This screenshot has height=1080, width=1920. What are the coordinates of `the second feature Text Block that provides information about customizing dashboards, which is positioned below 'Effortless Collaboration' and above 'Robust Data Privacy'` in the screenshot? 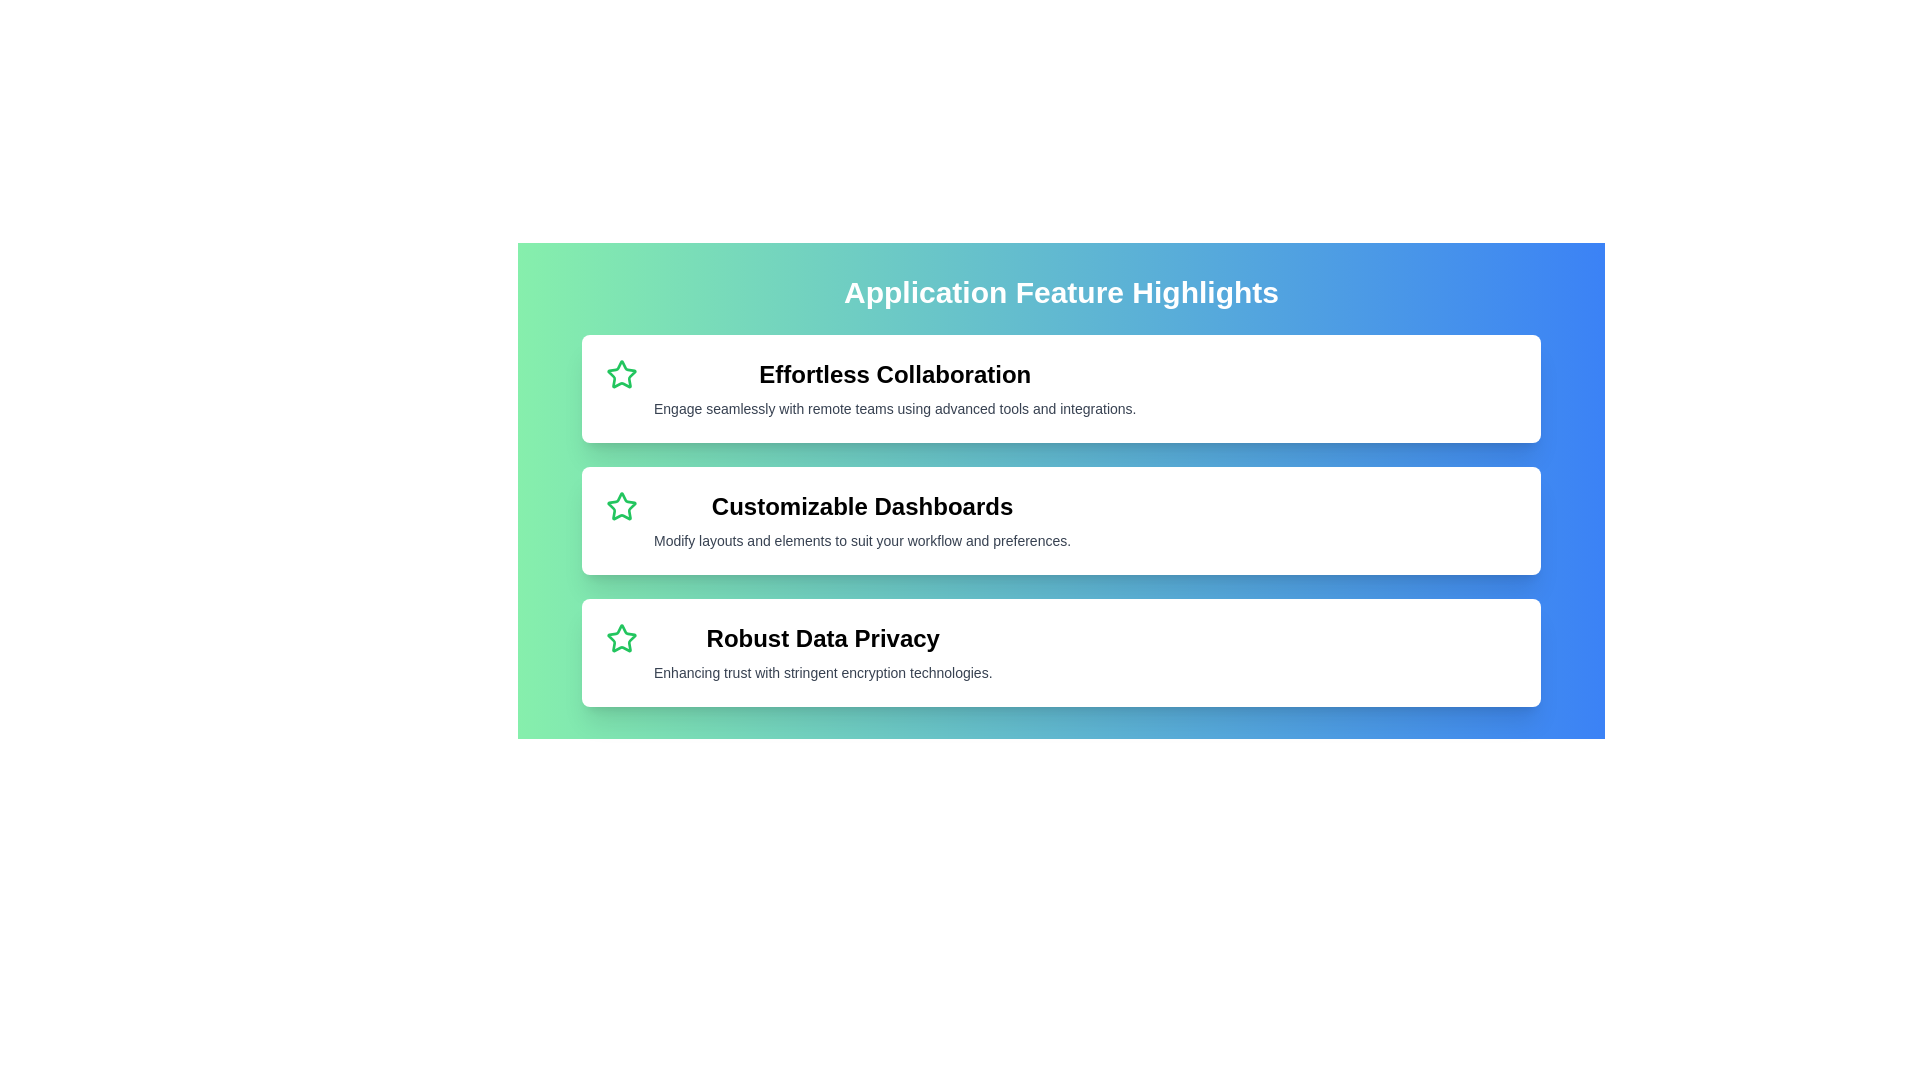 It's located at (862, 519).